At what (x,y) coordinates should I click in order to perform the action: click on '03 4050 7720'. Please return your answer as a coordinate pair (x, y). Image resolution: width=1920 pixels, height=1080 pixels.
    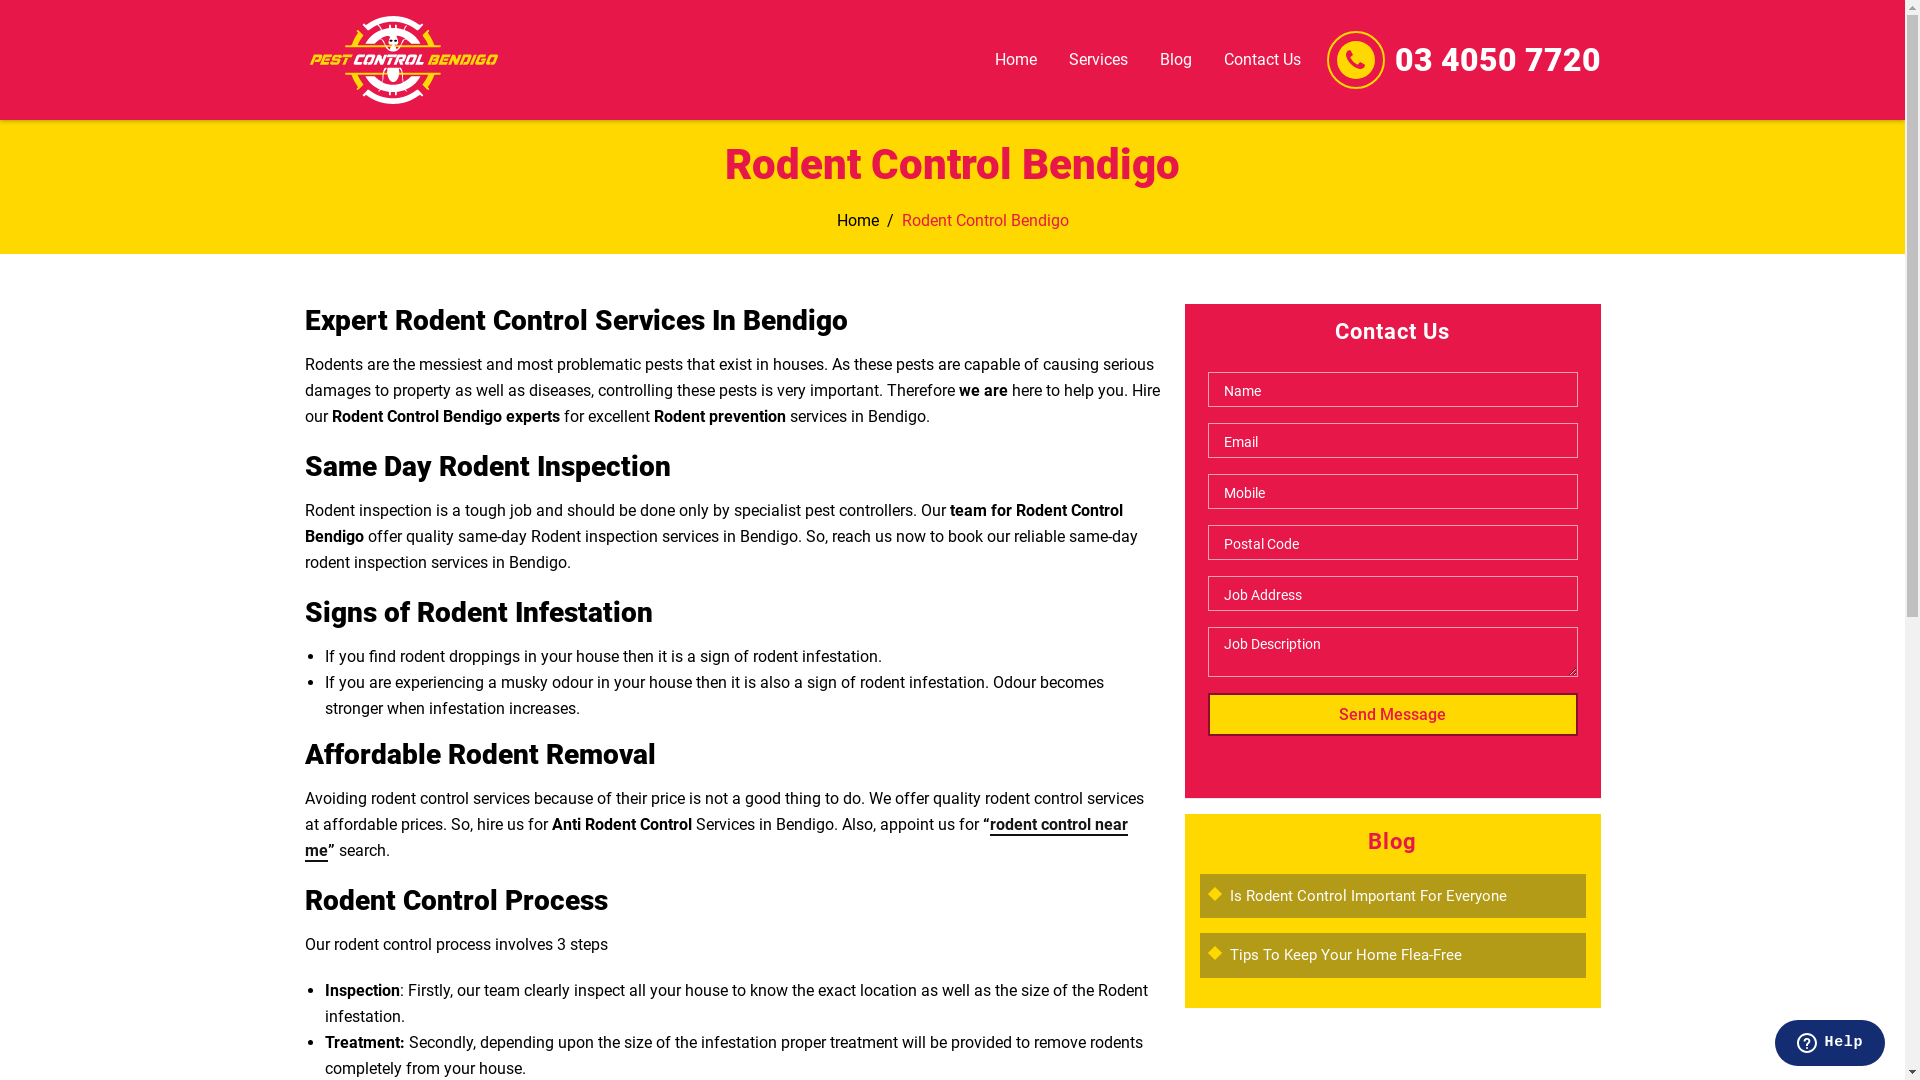
    Looking at the image, I should click on (1392, 59).